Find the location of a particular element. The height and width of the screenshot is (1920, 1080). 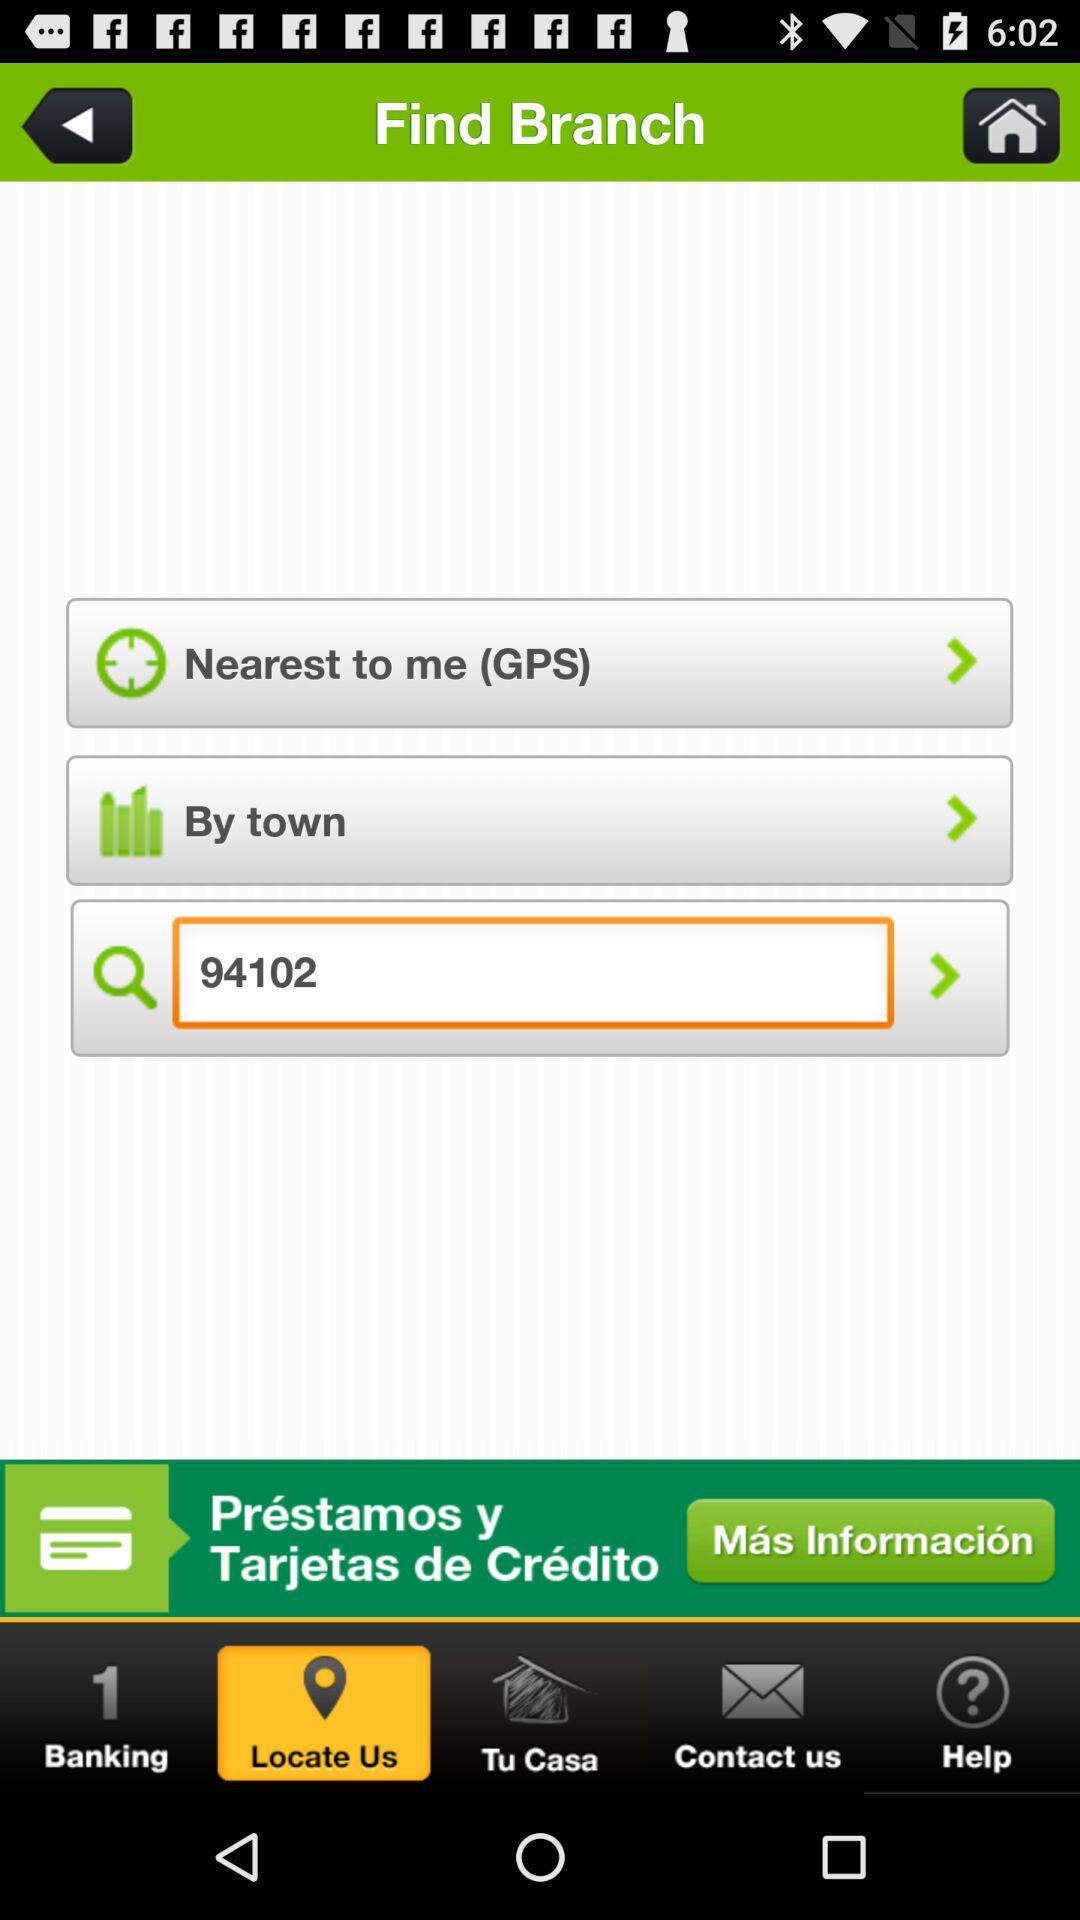

home page is located at coordinates (999, 121).